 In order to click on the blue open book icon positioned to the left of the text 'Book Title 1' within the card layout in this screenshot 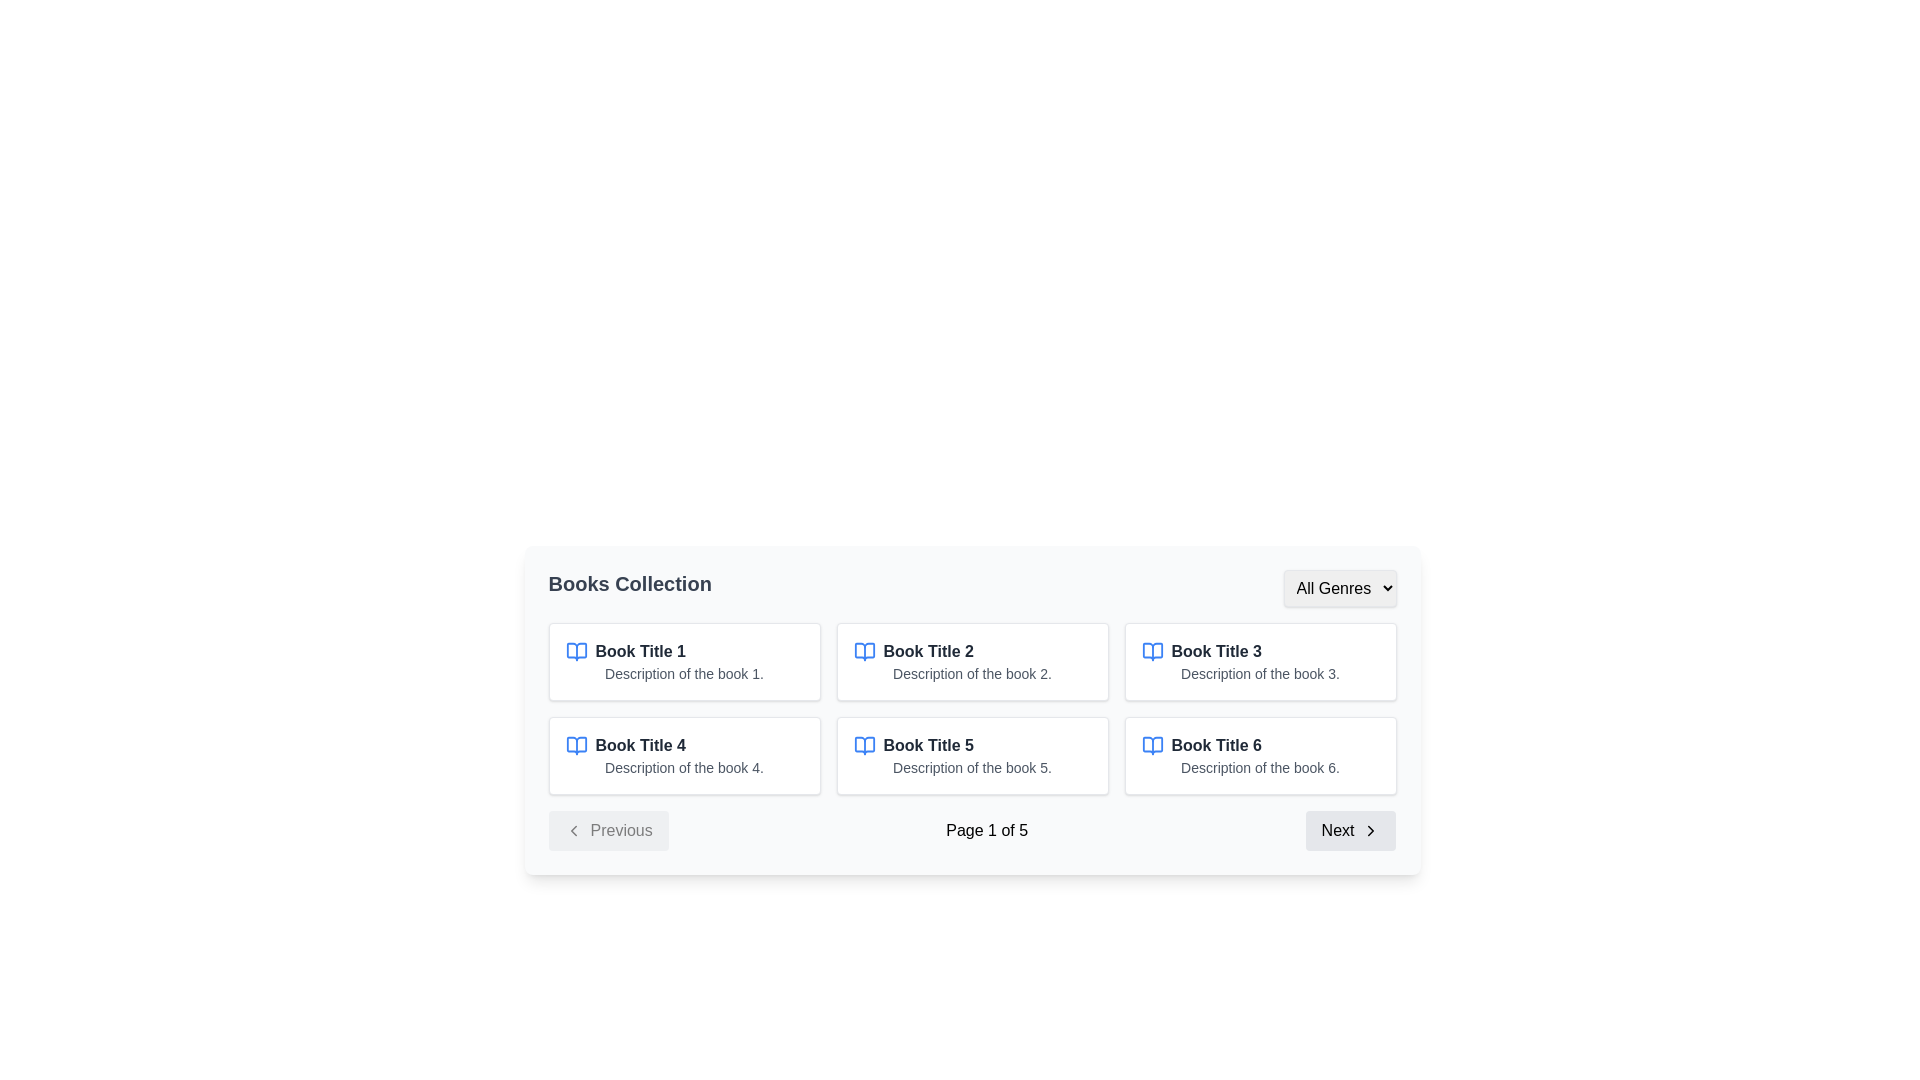, I will do `click(575, 651)`.